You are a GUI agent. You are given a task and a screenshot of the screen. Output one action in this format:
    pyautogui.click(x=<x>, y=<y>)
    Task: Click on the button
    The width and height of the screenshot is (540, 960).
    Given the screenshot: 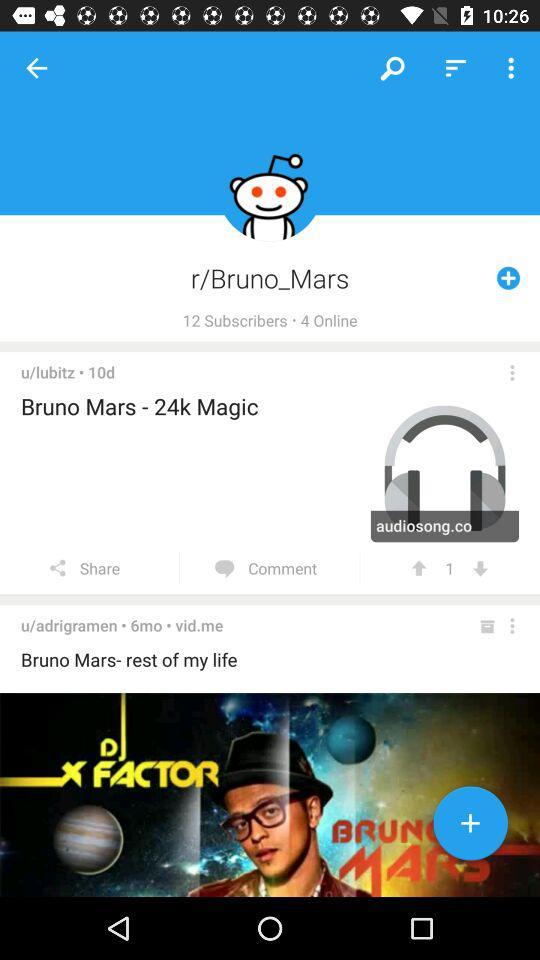 What is the action you would take?
    pyautogui.click(x=470, y=827)
    